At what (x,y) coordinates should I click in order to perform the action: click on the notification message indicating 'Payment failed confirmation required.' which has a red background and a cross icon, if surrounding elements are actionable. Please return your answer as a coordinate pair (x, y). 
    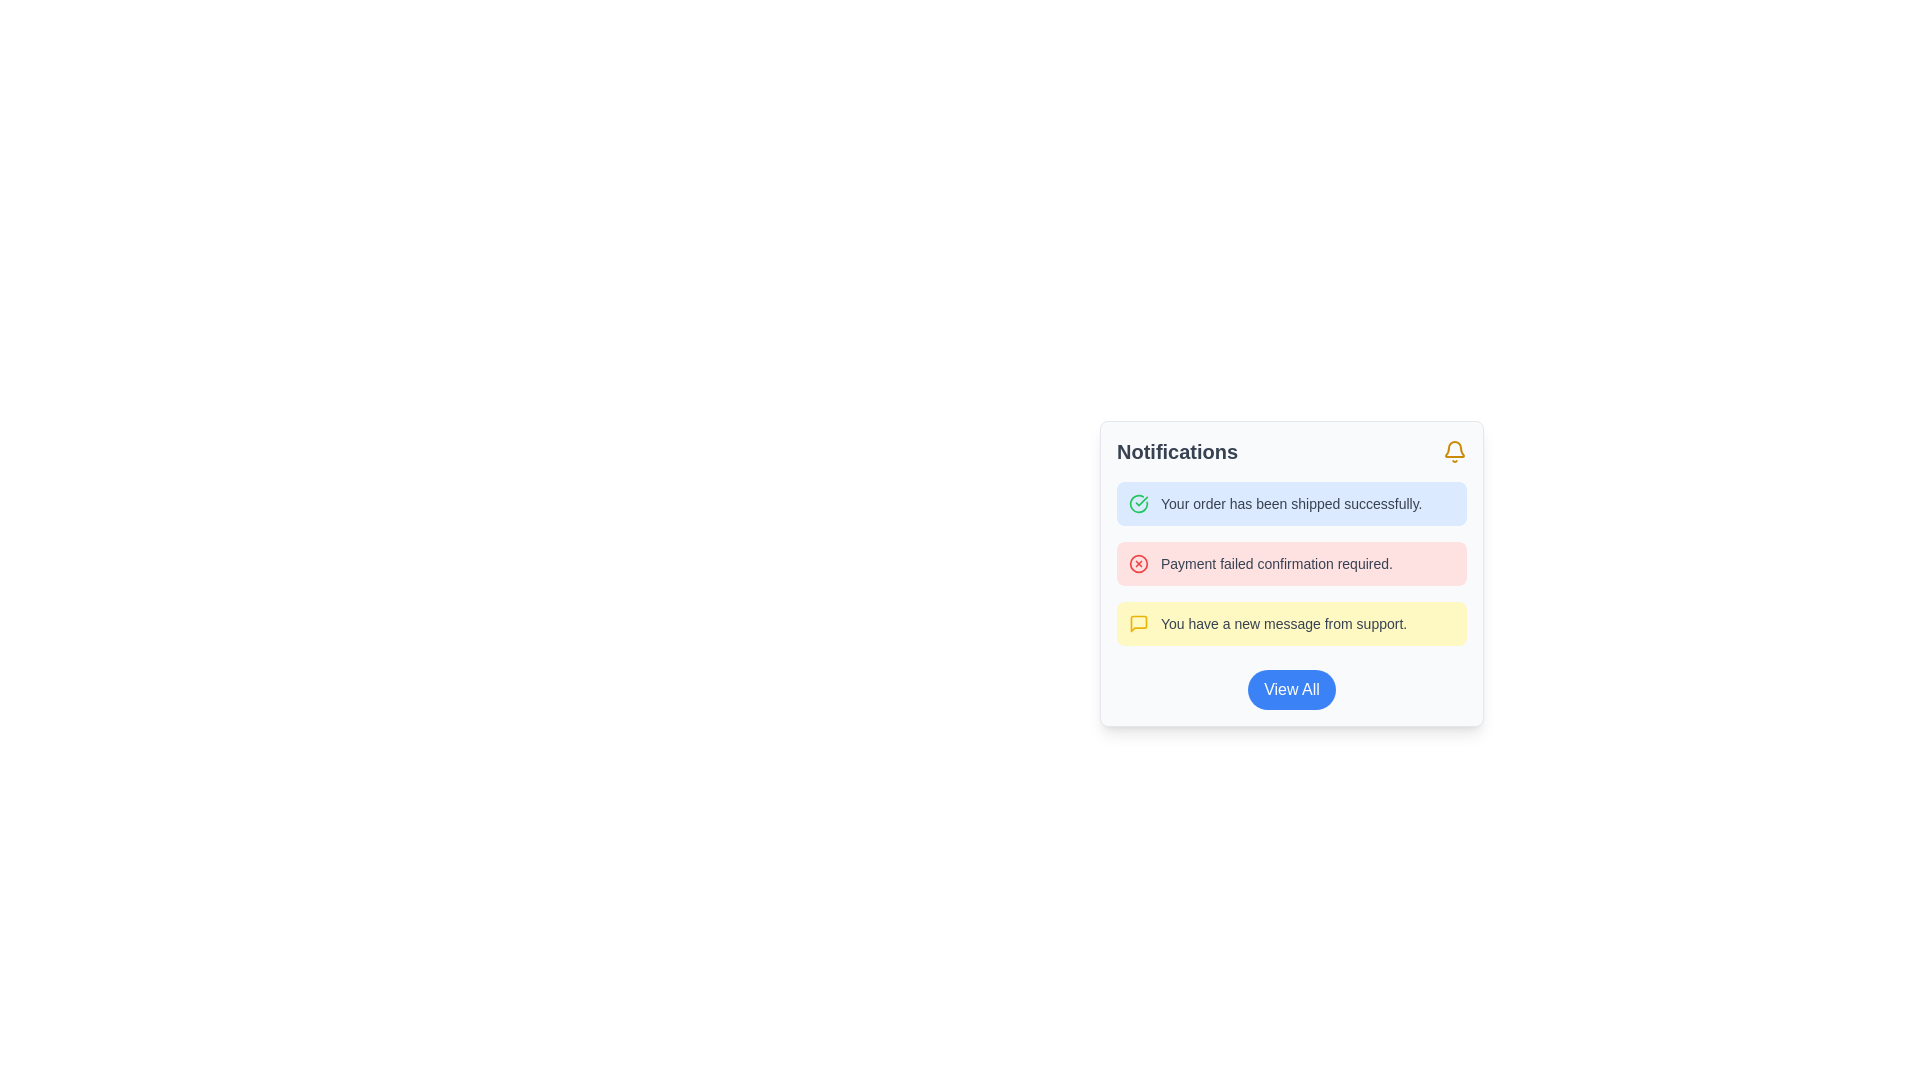
    Looking at the image, I should click on (1291, 563).